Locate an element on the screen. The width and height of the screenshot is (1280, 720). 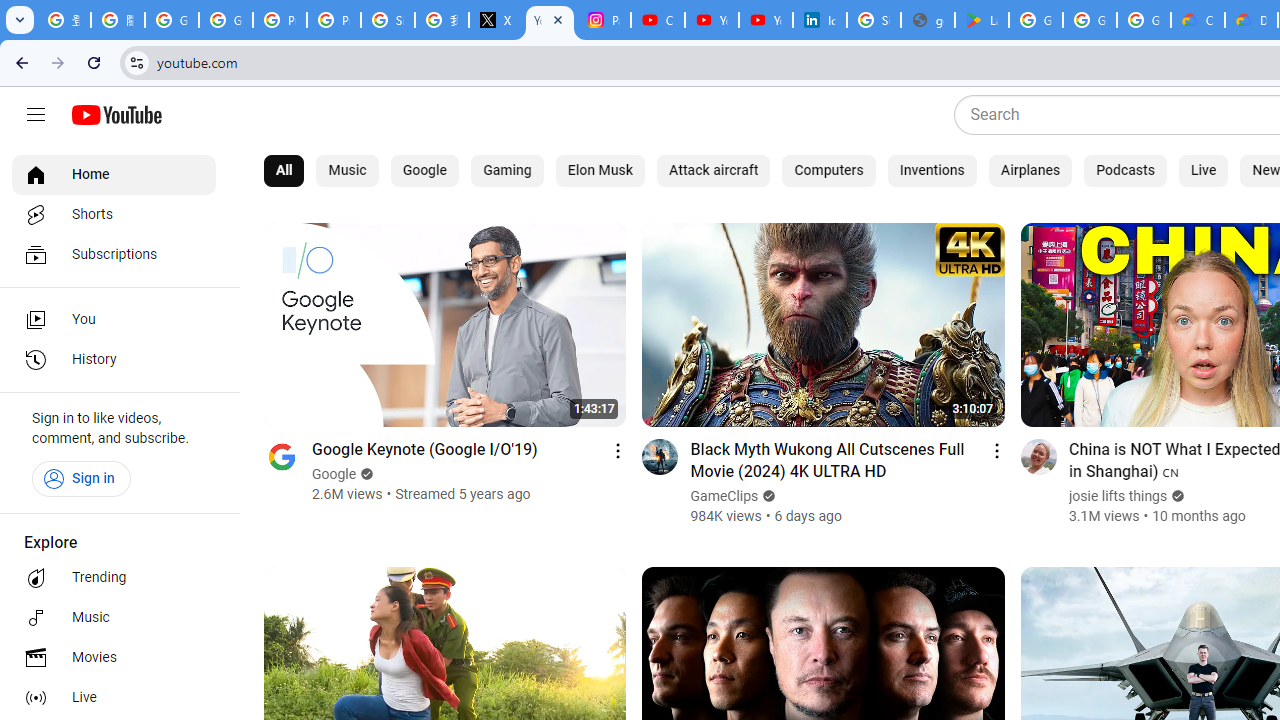
'Music' is located at coordinates (347, 170).